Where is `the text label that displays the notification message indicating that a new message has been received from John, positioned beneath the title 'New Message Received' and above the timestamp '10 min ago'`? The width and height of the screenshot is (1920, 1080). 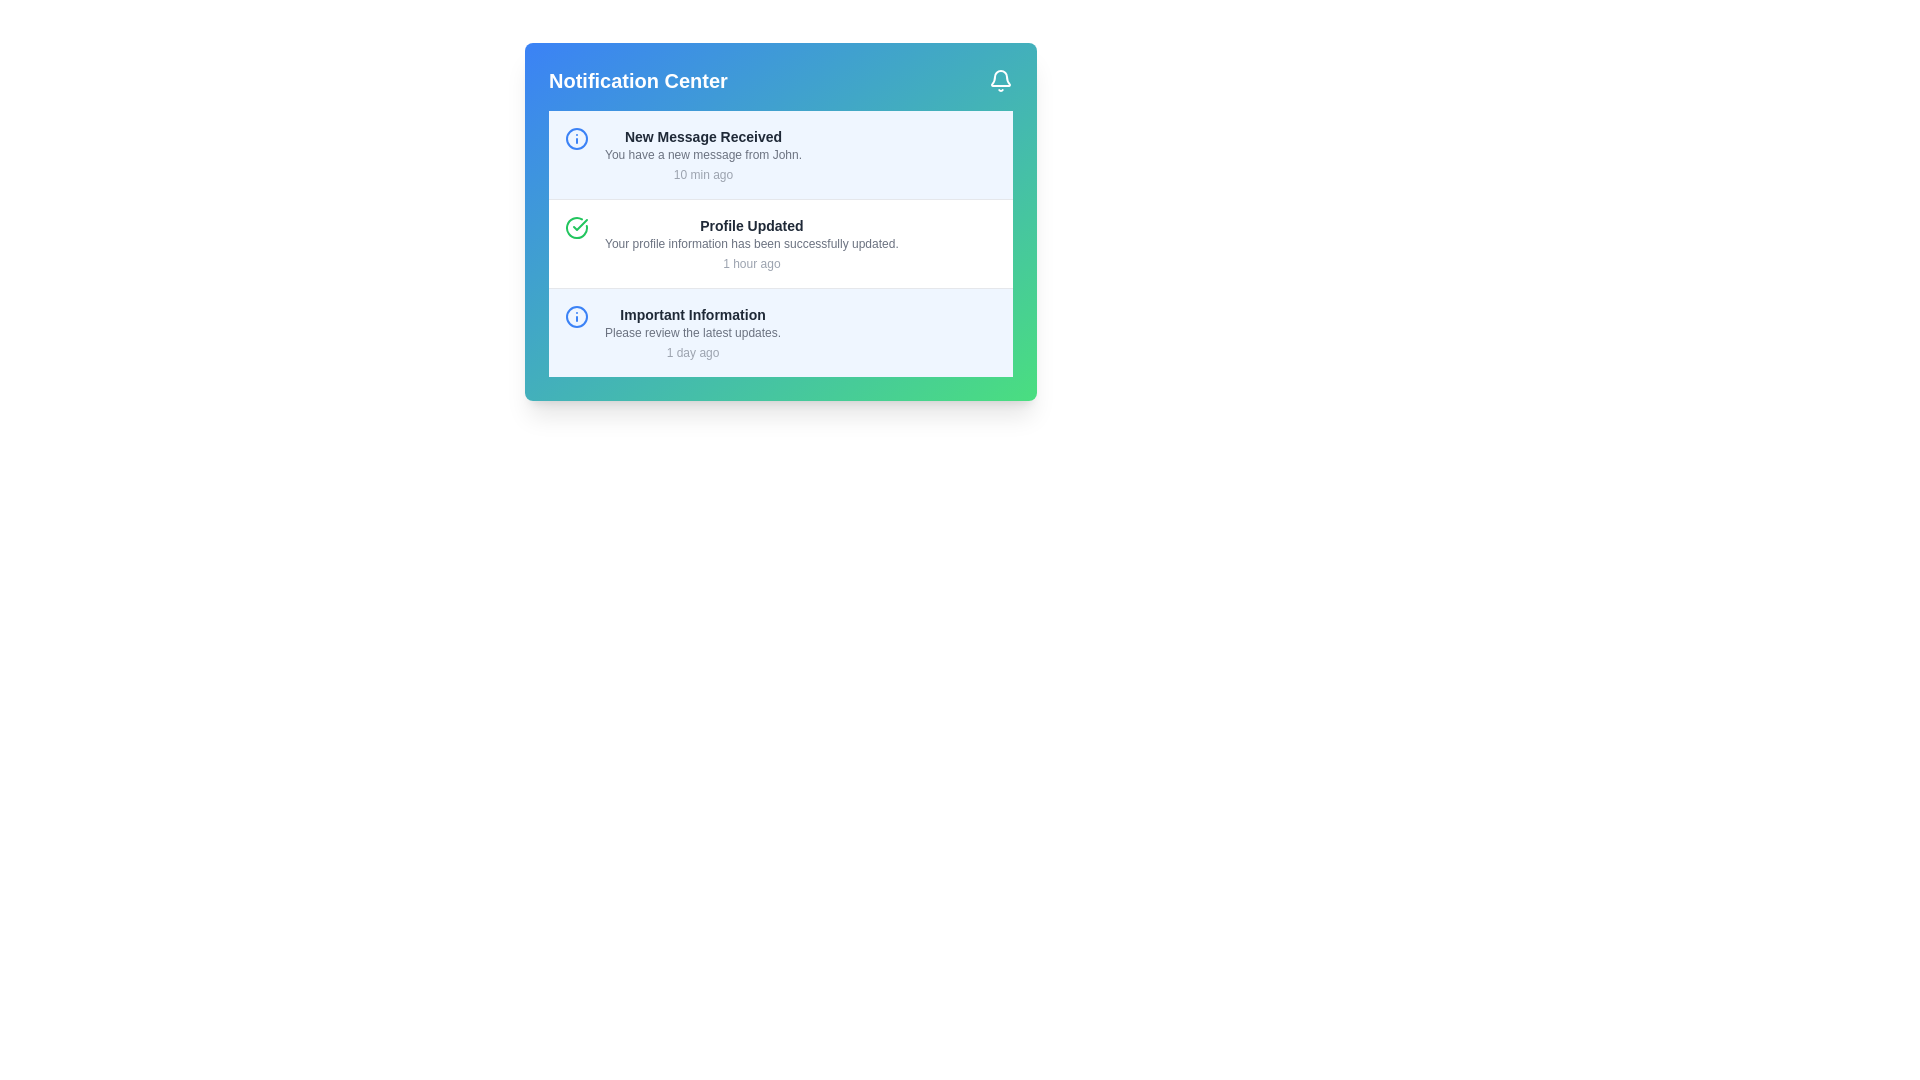
the text label that displays the notification message indicating that a new message has been received from John, positioned beneath the title 'New Message Received' and above the timestamp '10 min ago' is located at coordinates (703, 153).